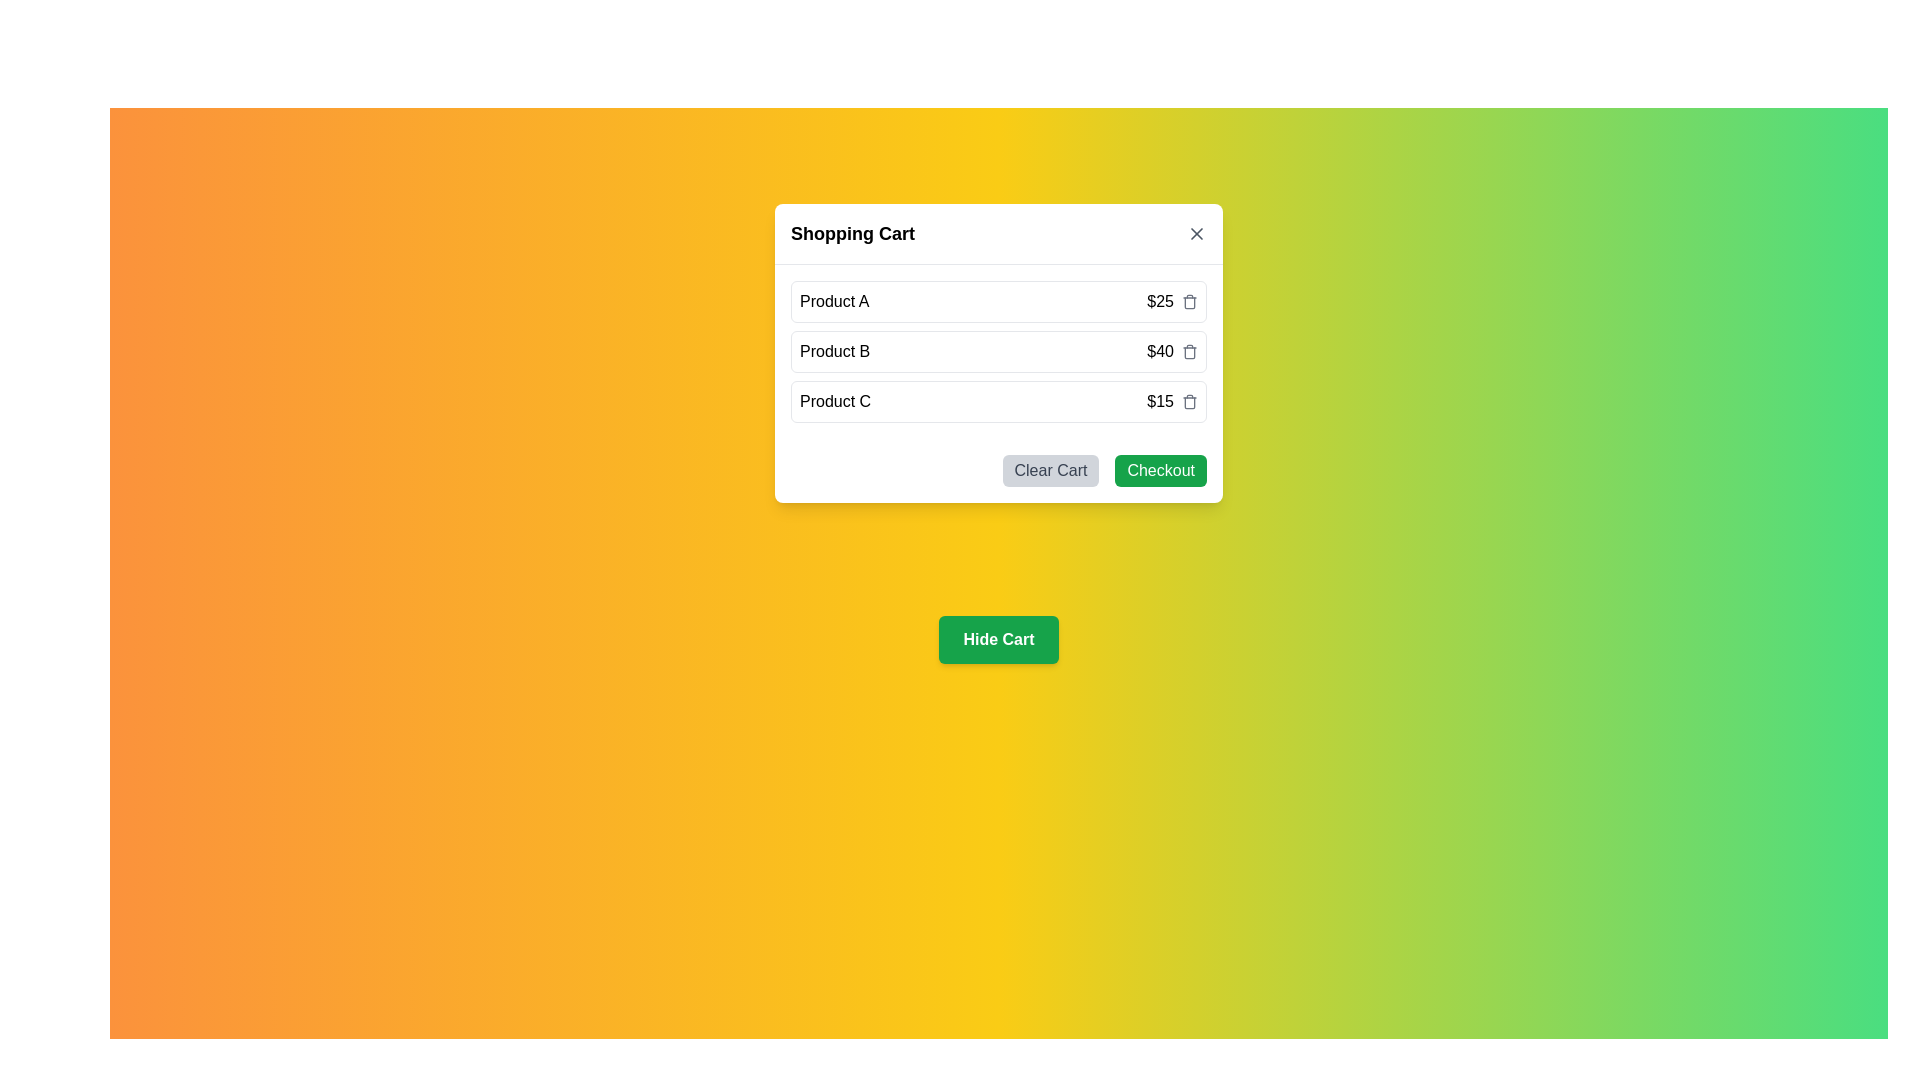 The width and height of the screenshot is (1920, 1080). I want to click on the trash can SVG icon located next to the price label '$40' in the 'Product B' row, so click(1190, 350).